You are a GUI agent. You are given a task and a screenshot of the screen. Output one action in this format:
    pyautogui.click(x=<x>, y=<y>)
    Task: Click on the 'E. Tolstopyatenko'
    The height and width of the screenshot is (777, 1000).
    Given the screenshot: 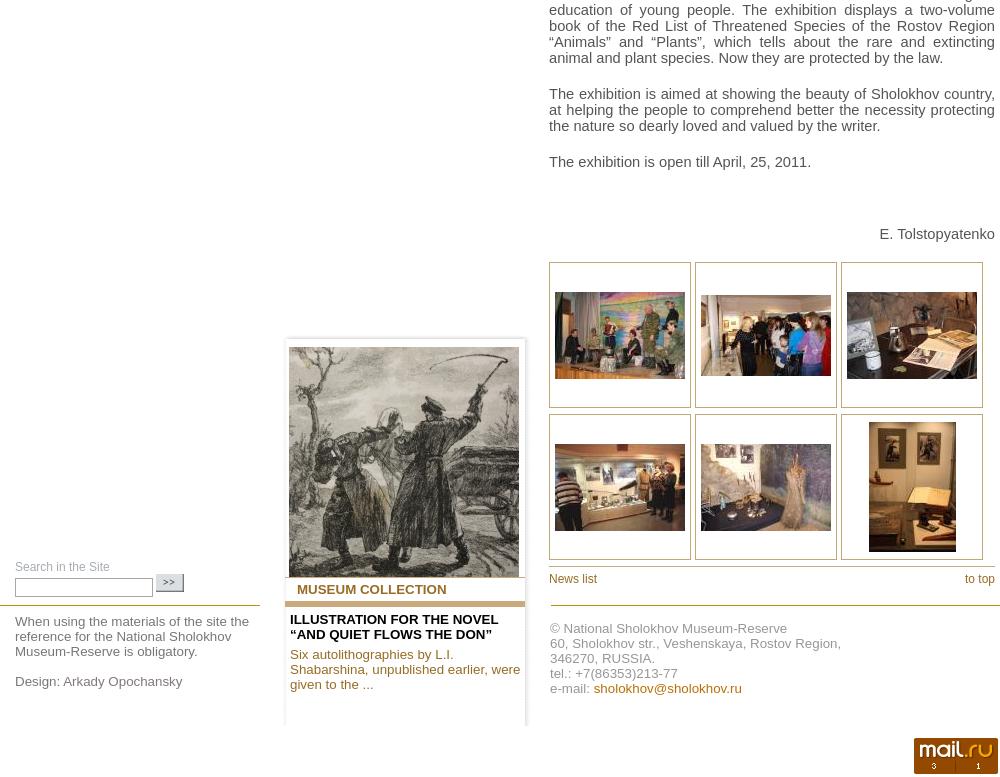 What is the action you would take?
    pyautogui.click(x=937, y=234)
    